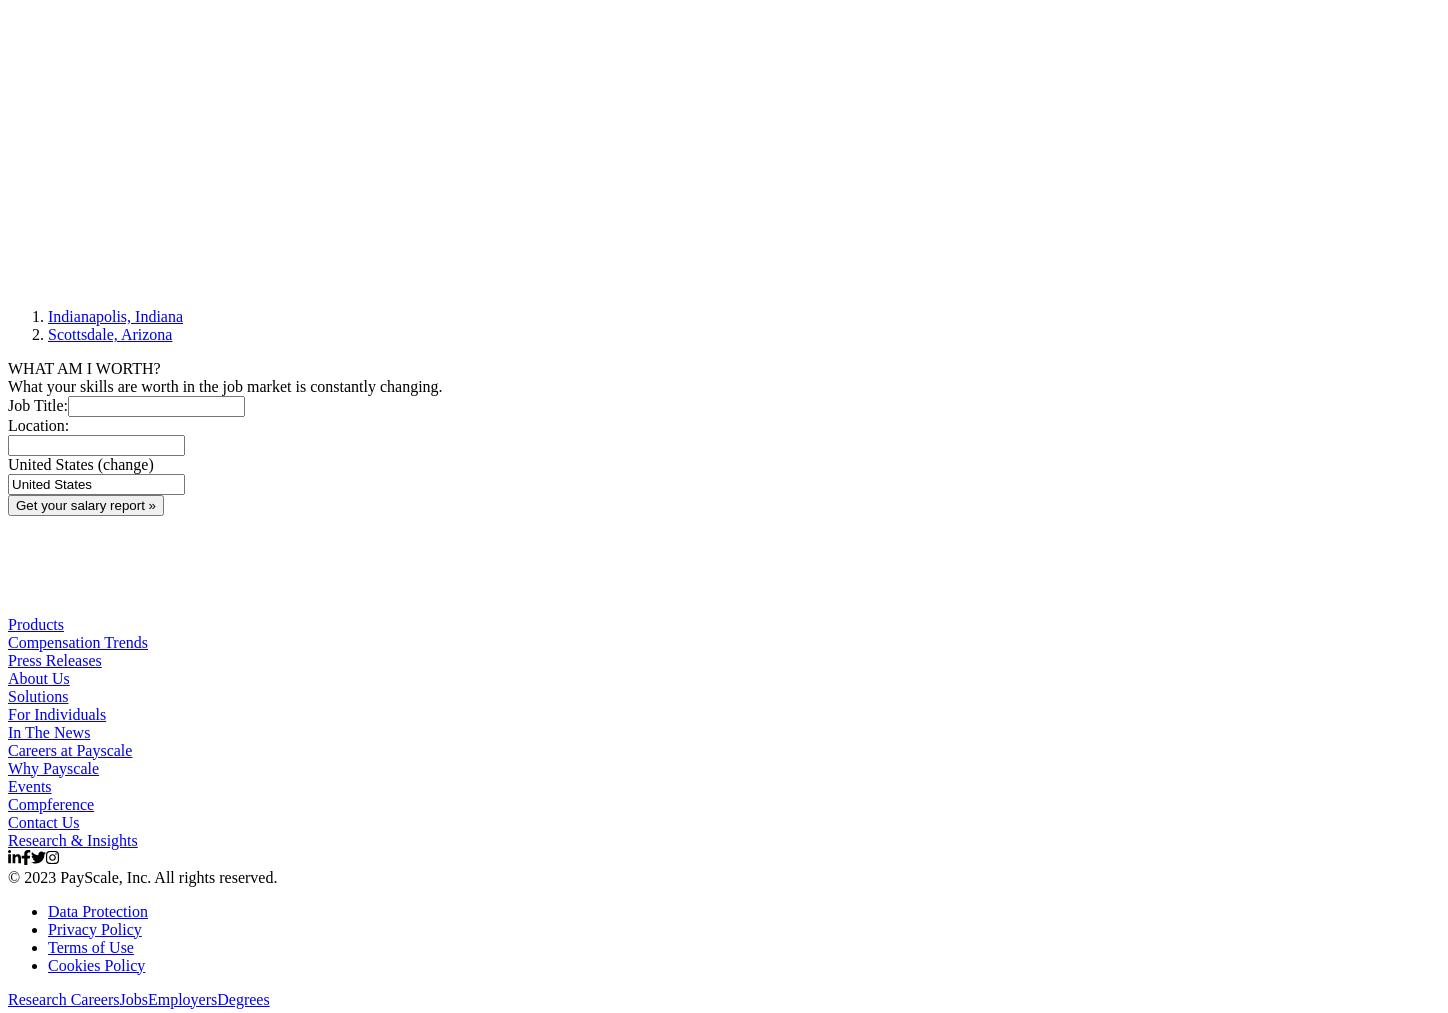  What do you see at coordinates (132, 998) in the screenshot?
I see `'Jobs'` at bounding box center [132, 998].